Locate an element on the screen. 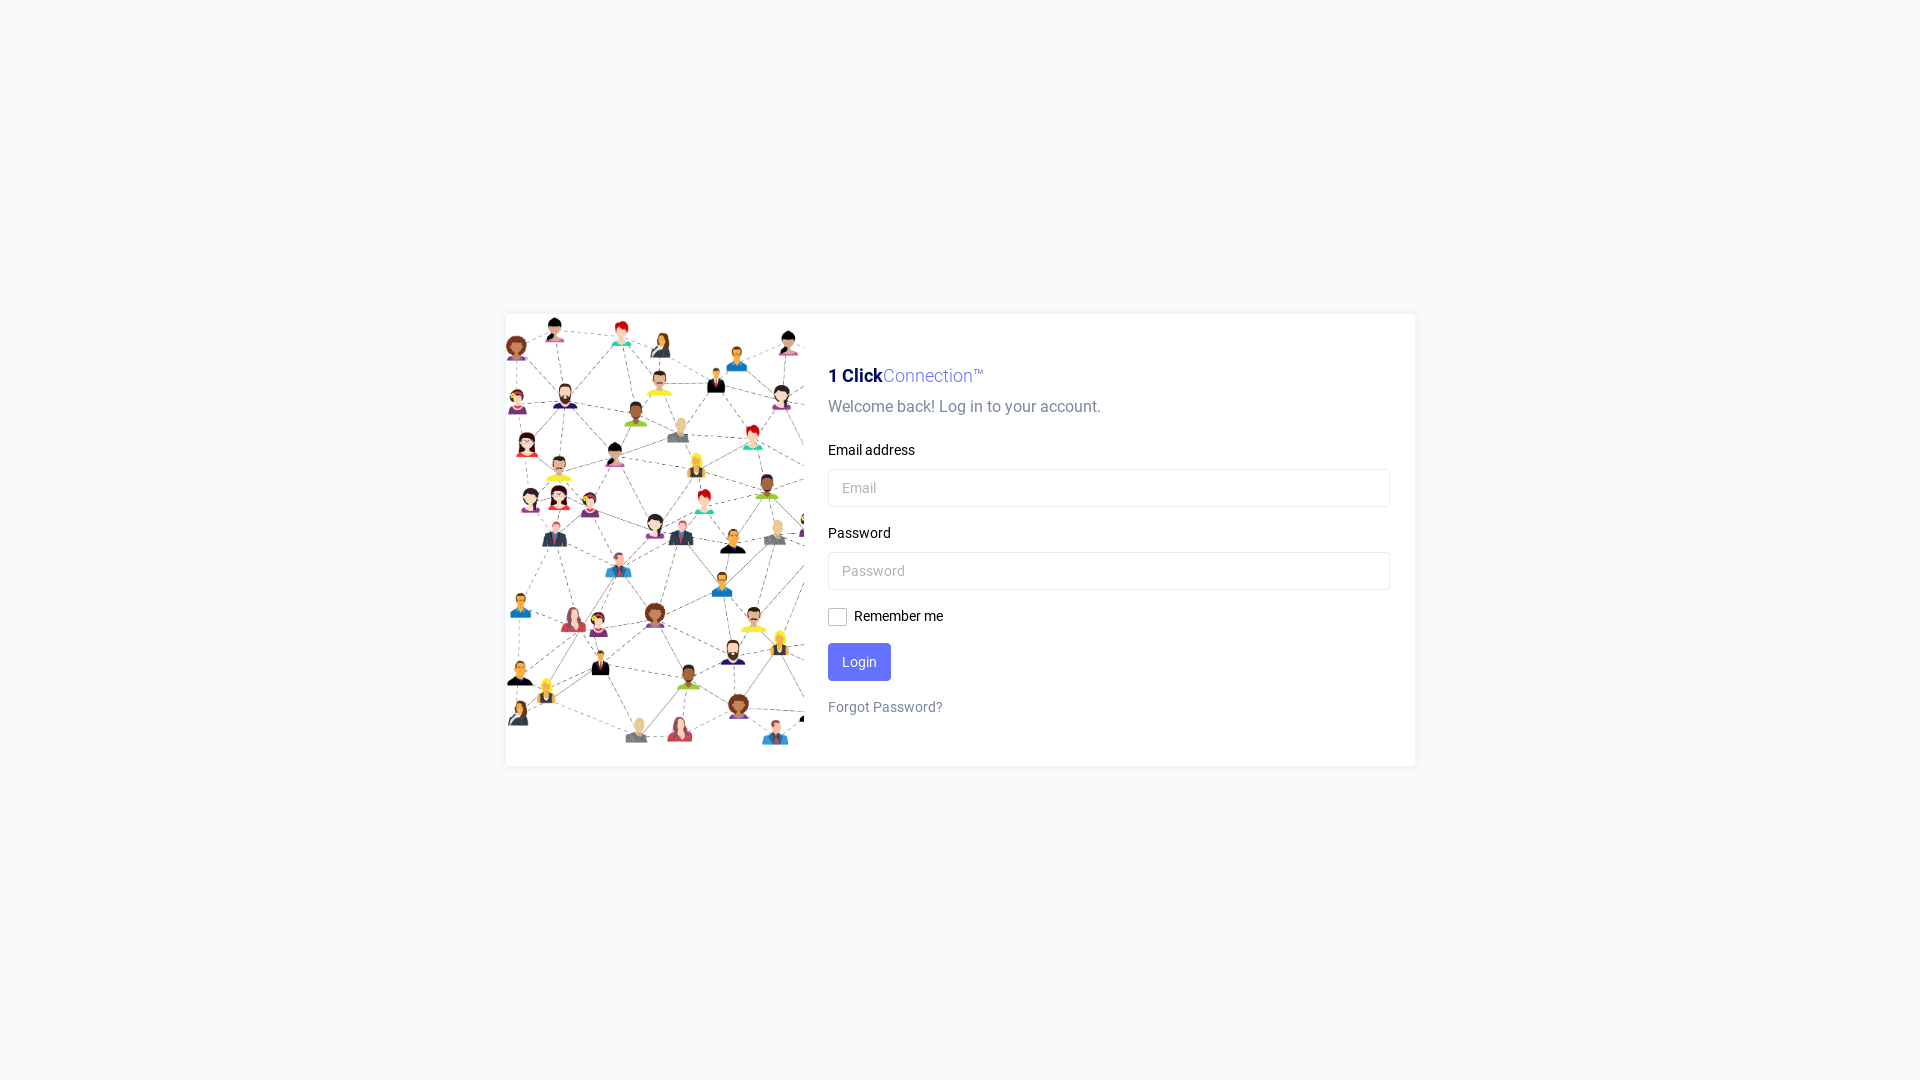 This screenshot has width=1920, height=1080. 'Forgot Password?' is located at coordinates (1107, 706).